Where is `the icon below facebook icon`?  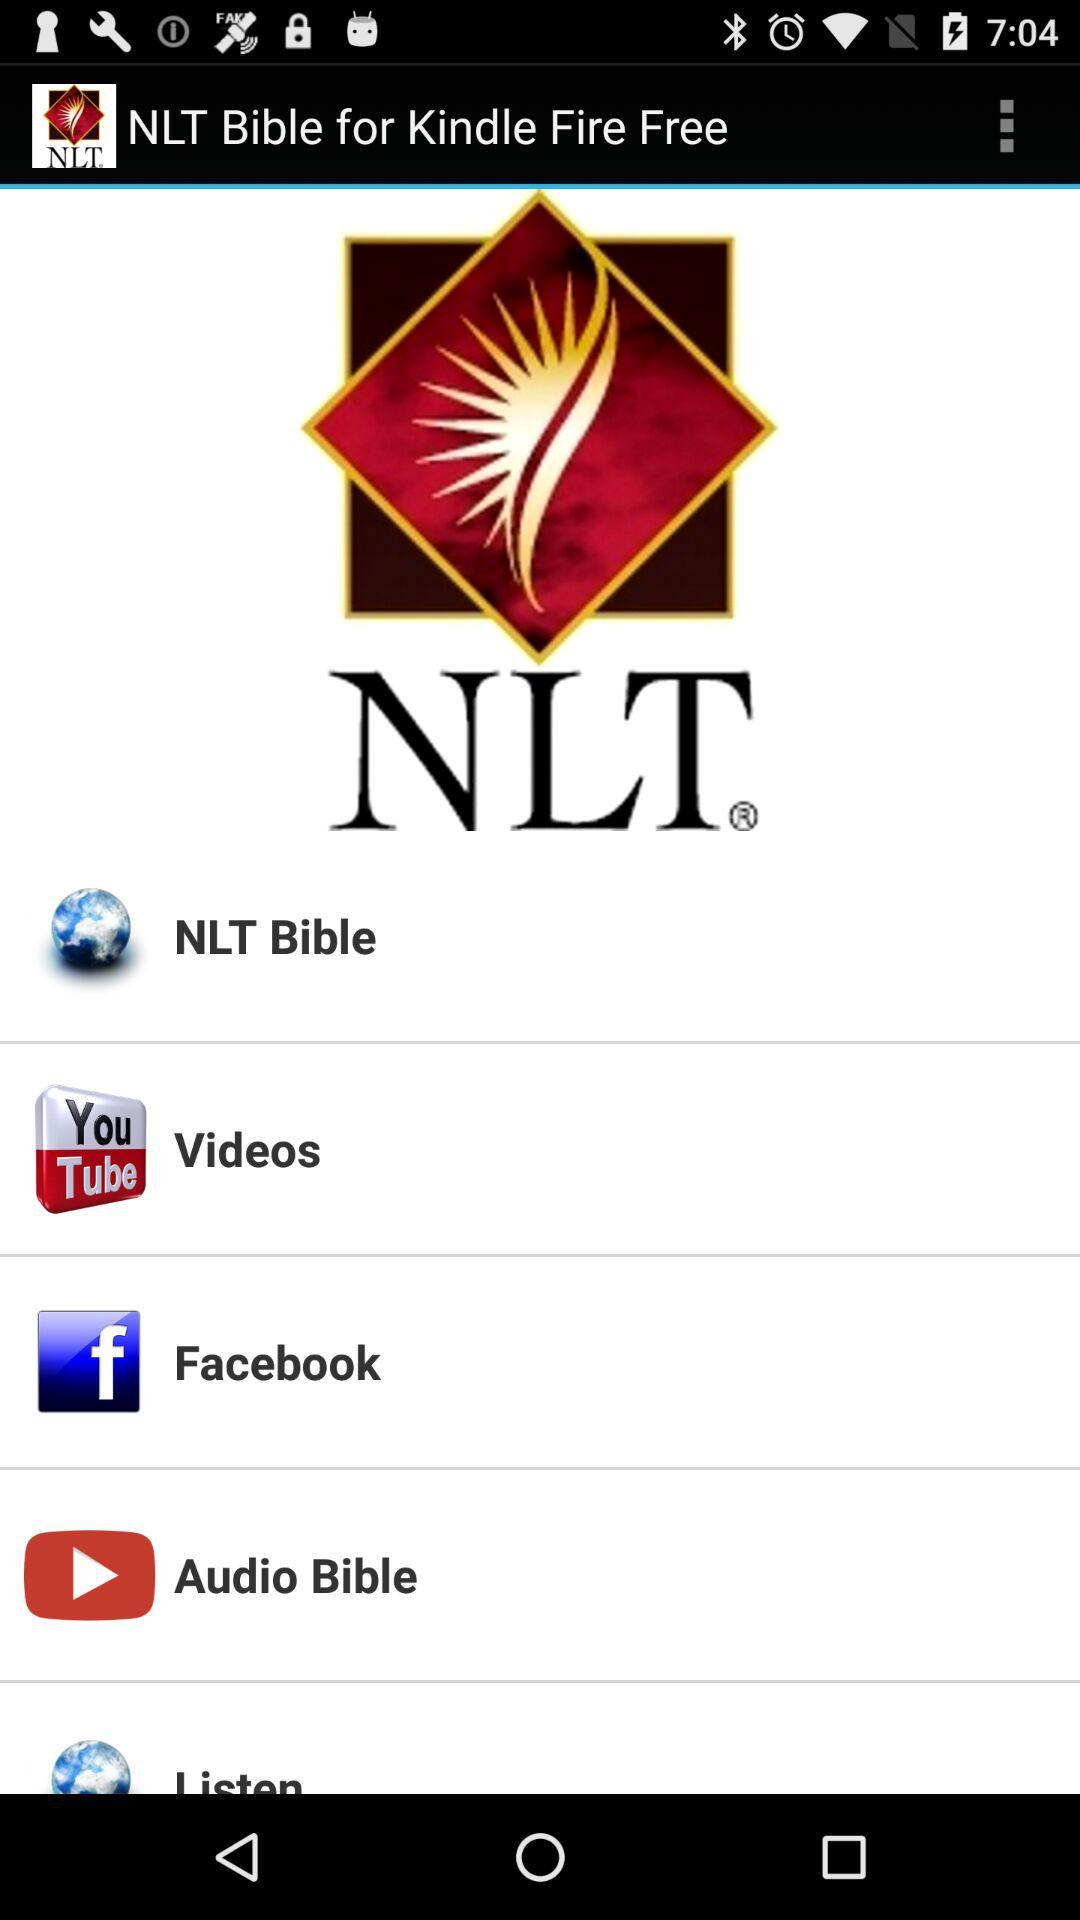 the icon below facebook icon is located at coordinates (613, 1573).